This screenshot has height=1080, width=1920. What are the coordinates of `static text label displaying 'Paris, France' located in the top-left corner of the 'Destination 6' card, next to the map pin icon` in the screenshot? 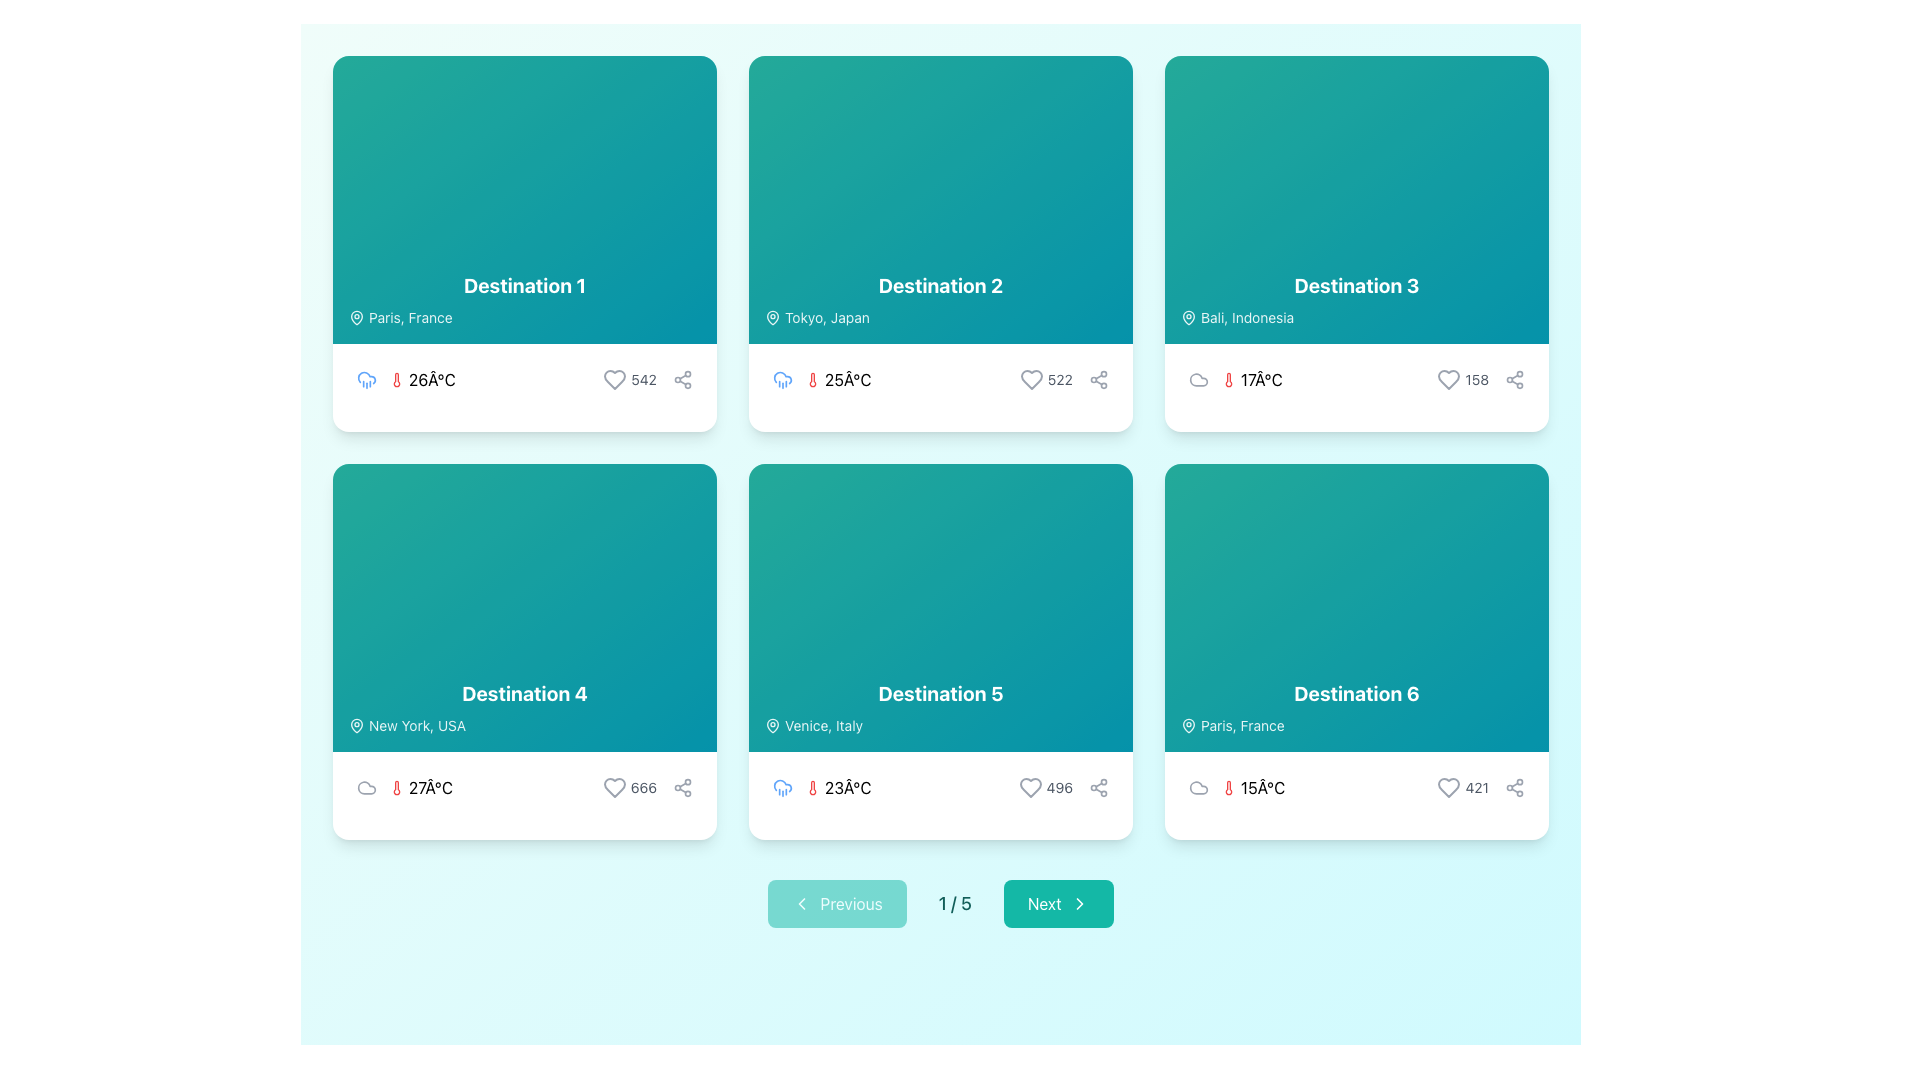 It's located at (1241, 725).